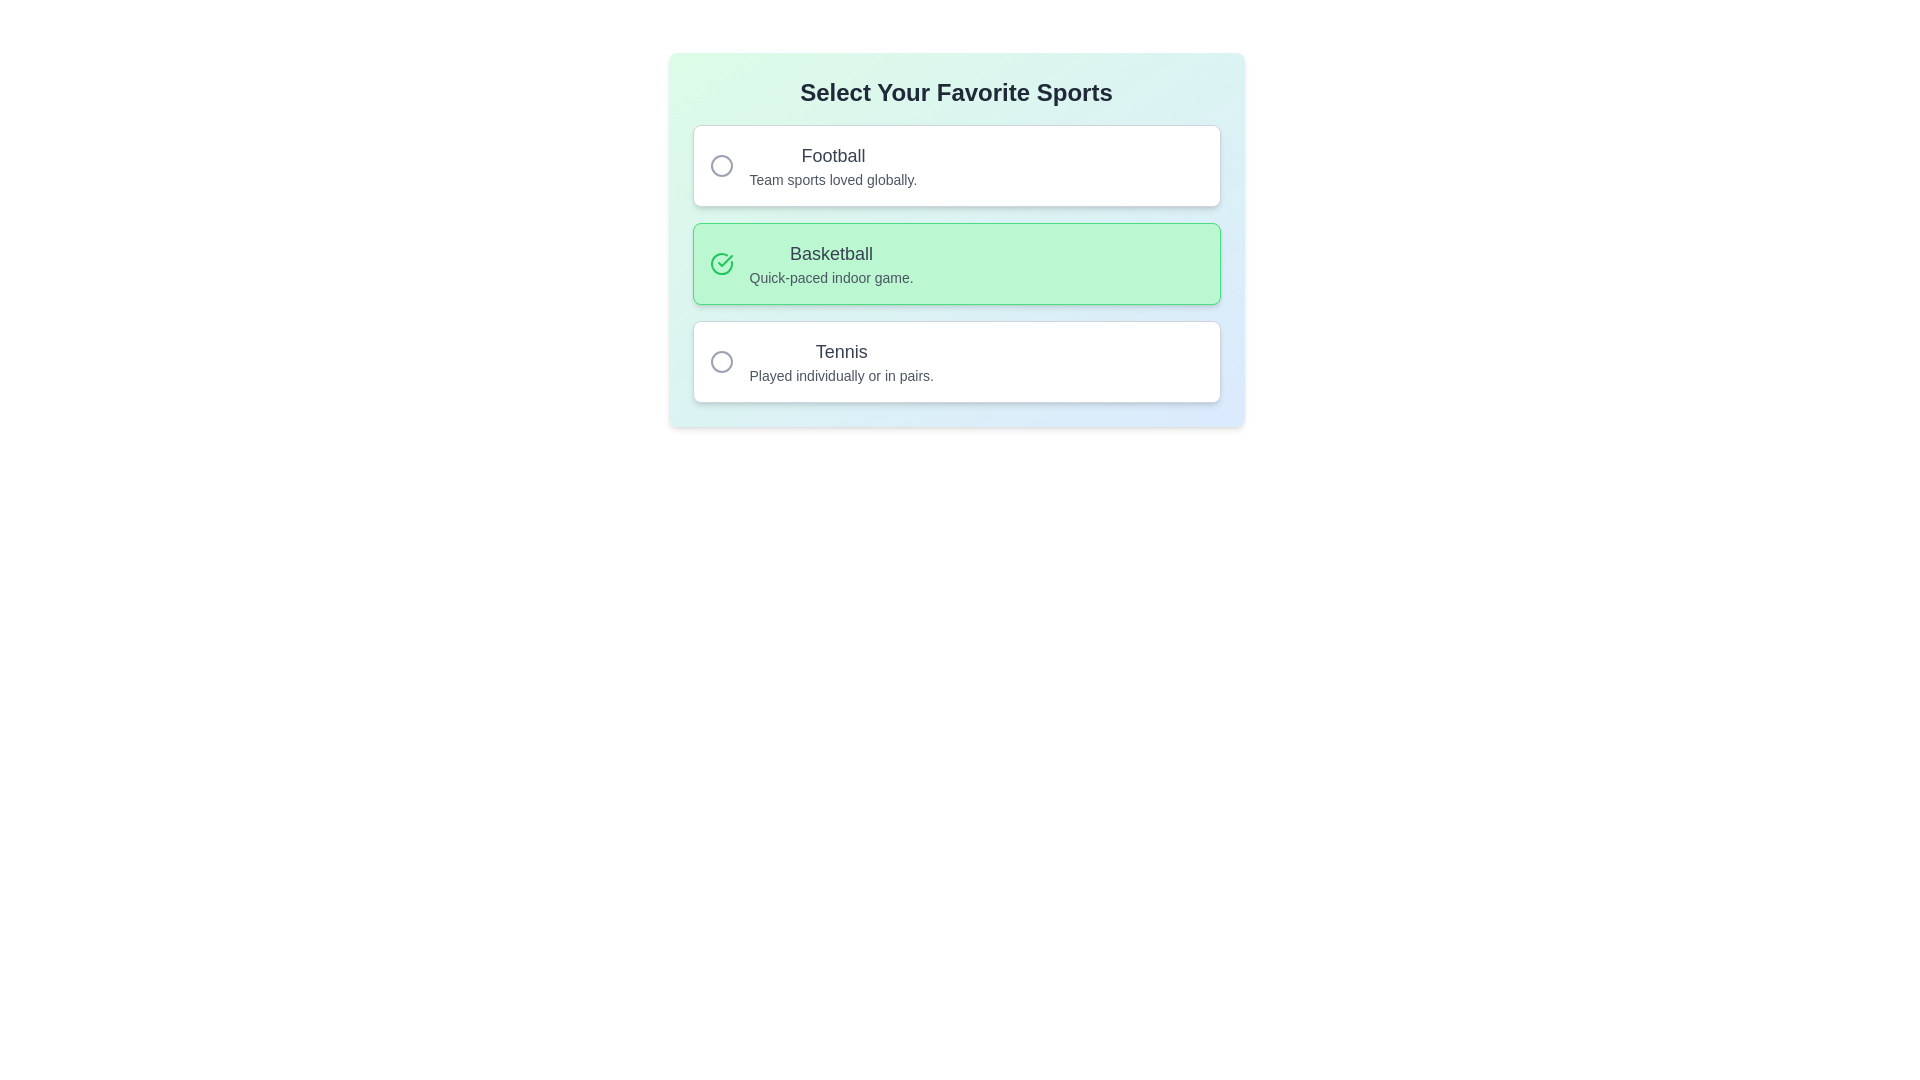  I want to click on the selectable area associated with the 'Basketball' text label, which serves as the title for this option in the vertical list of sports choices, so click(831, 253).